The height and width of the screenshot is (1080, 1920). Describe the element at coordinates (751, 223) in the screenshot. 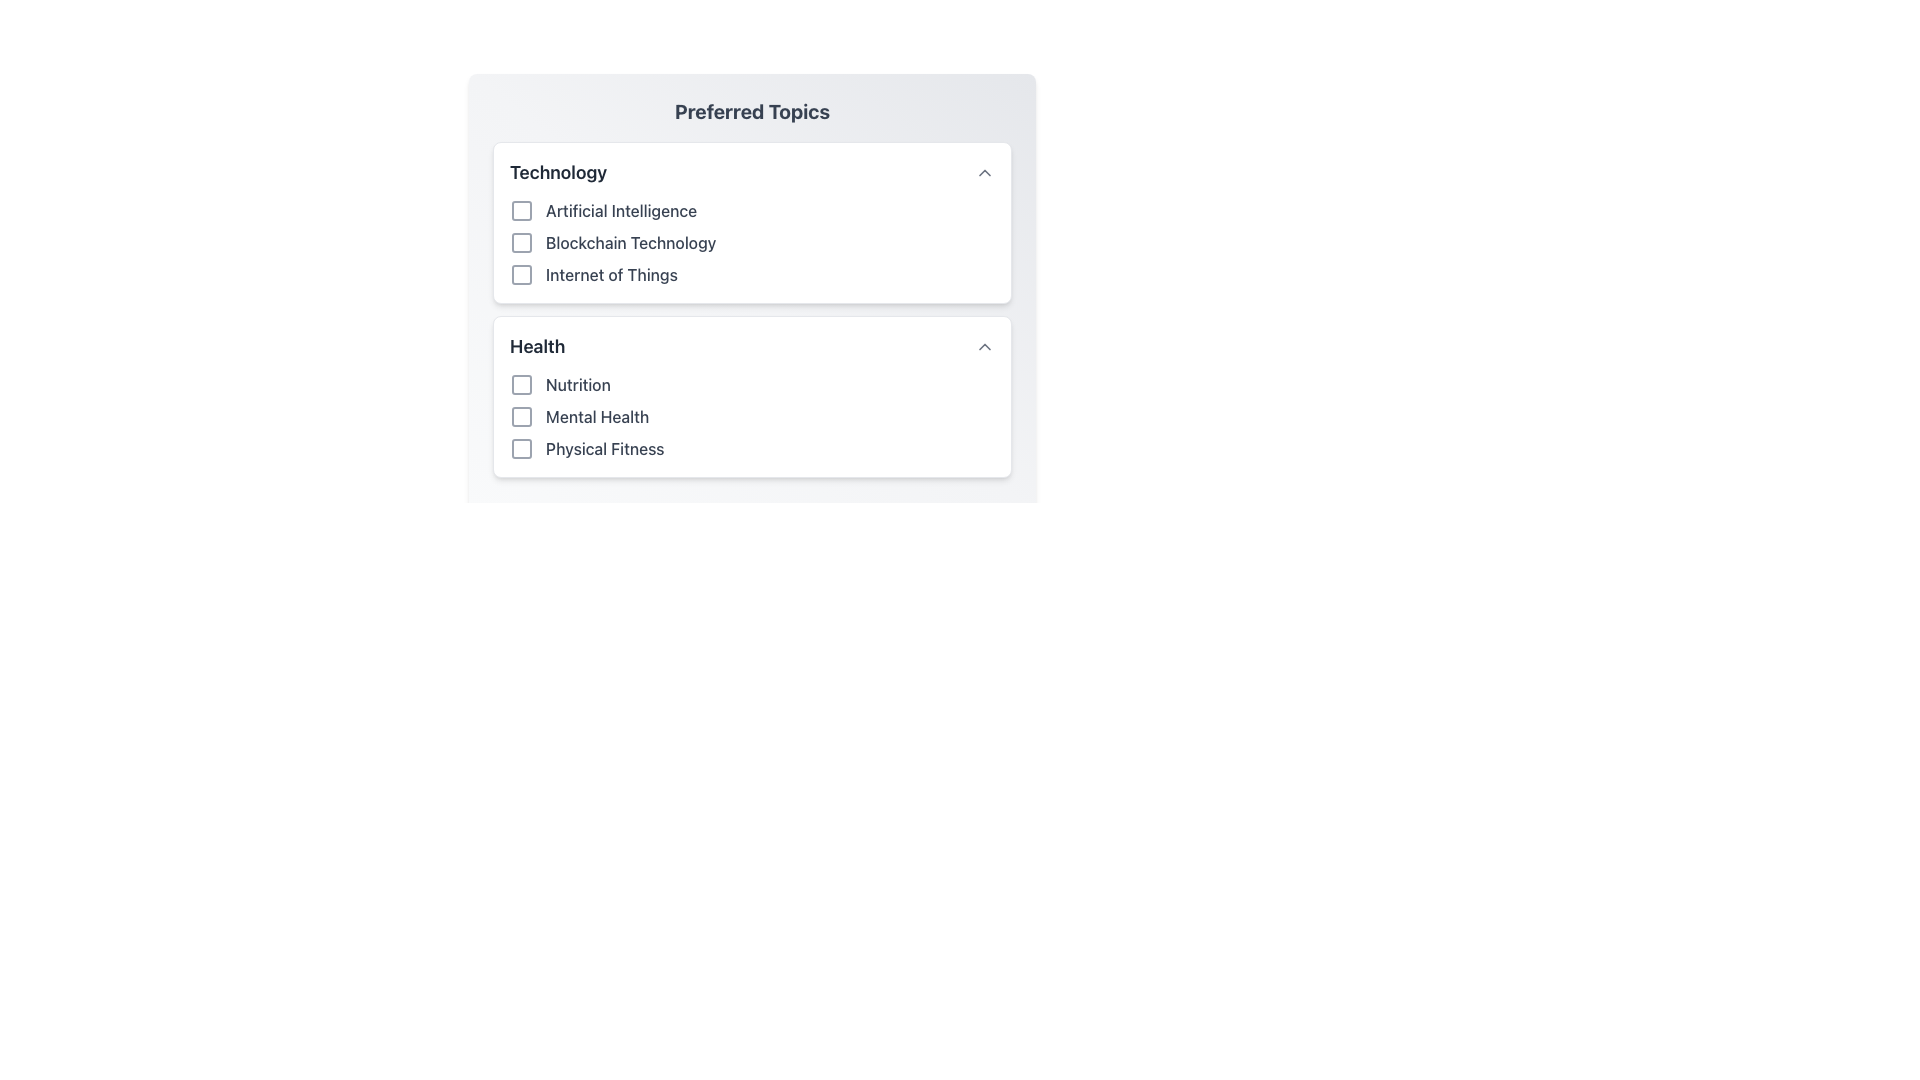

I see `the checkbox within the 'Preferred Topics' selection group` at that location.